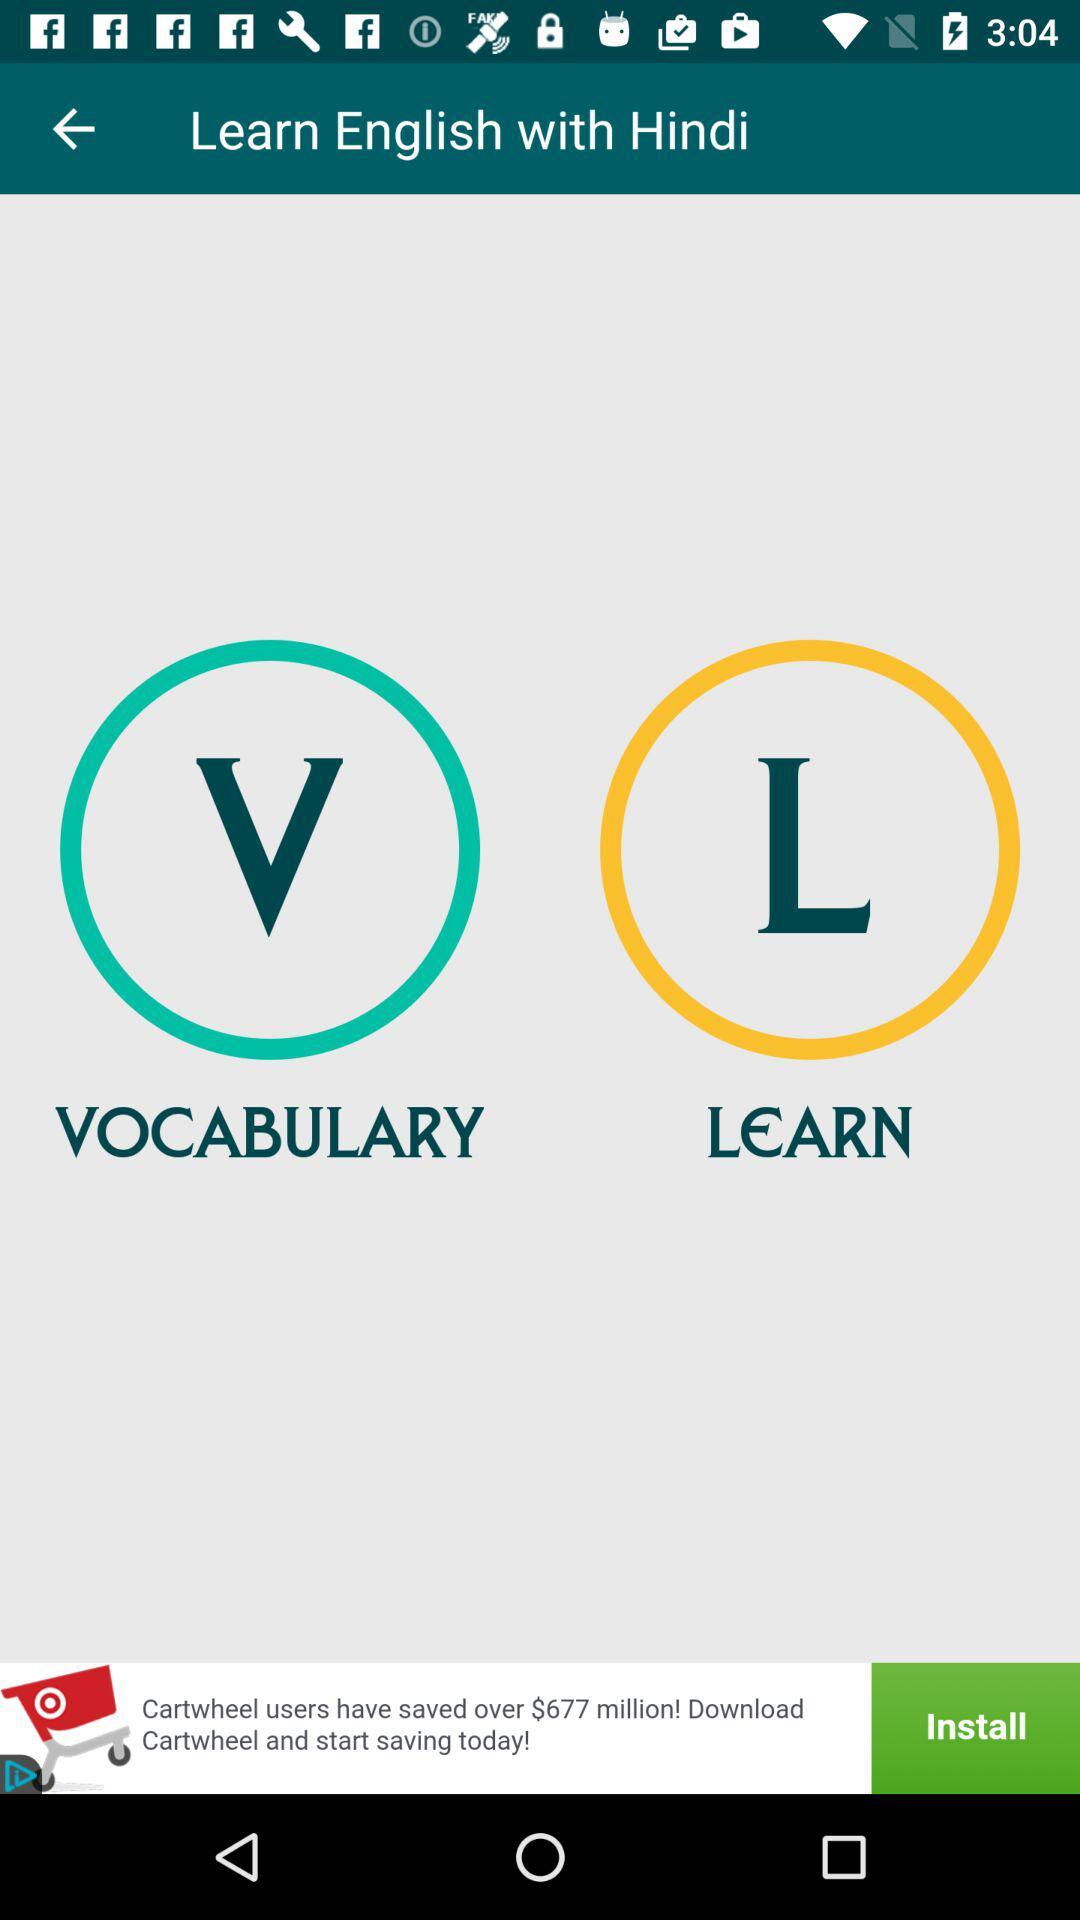 The image size is (1080, 1920). I want to click on advertisement, so click(540, 1727).